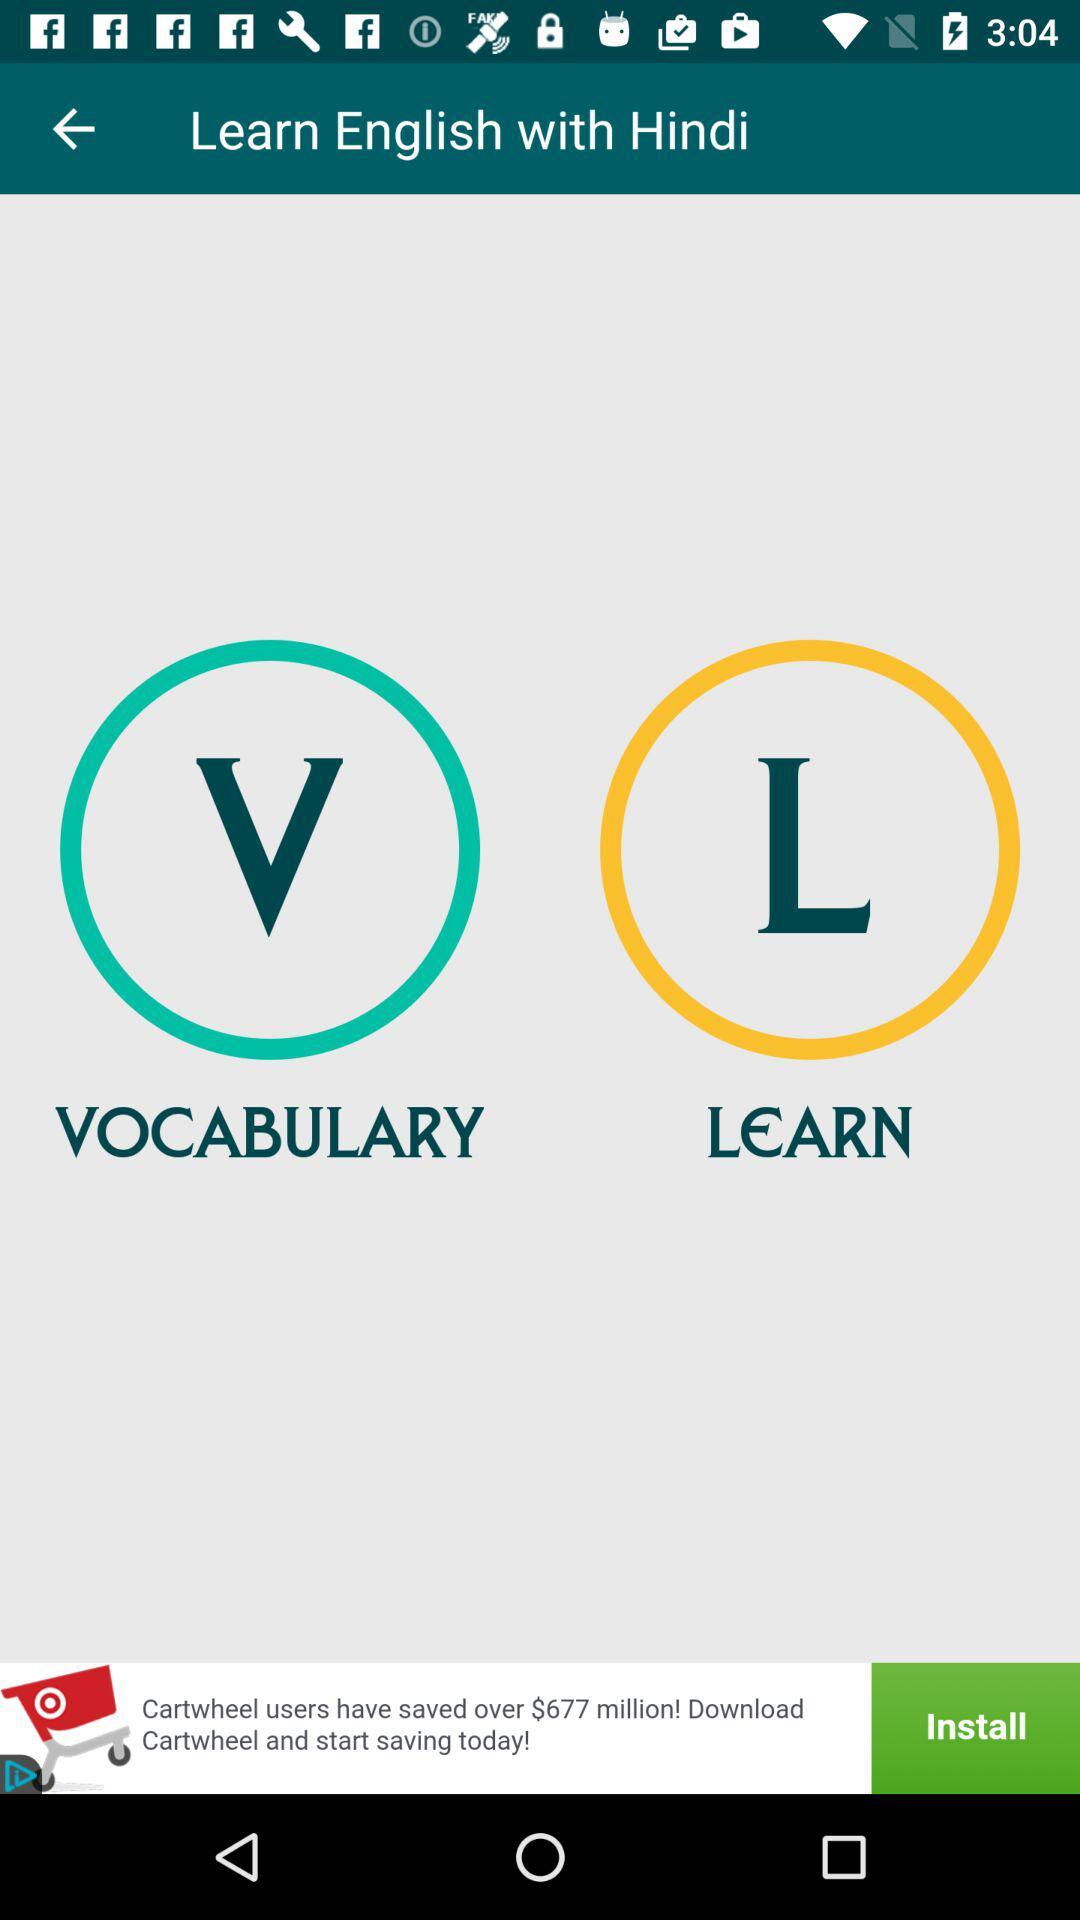 The image size is (1080, 1920). I want to click on advertisement, so click(540, 1727).